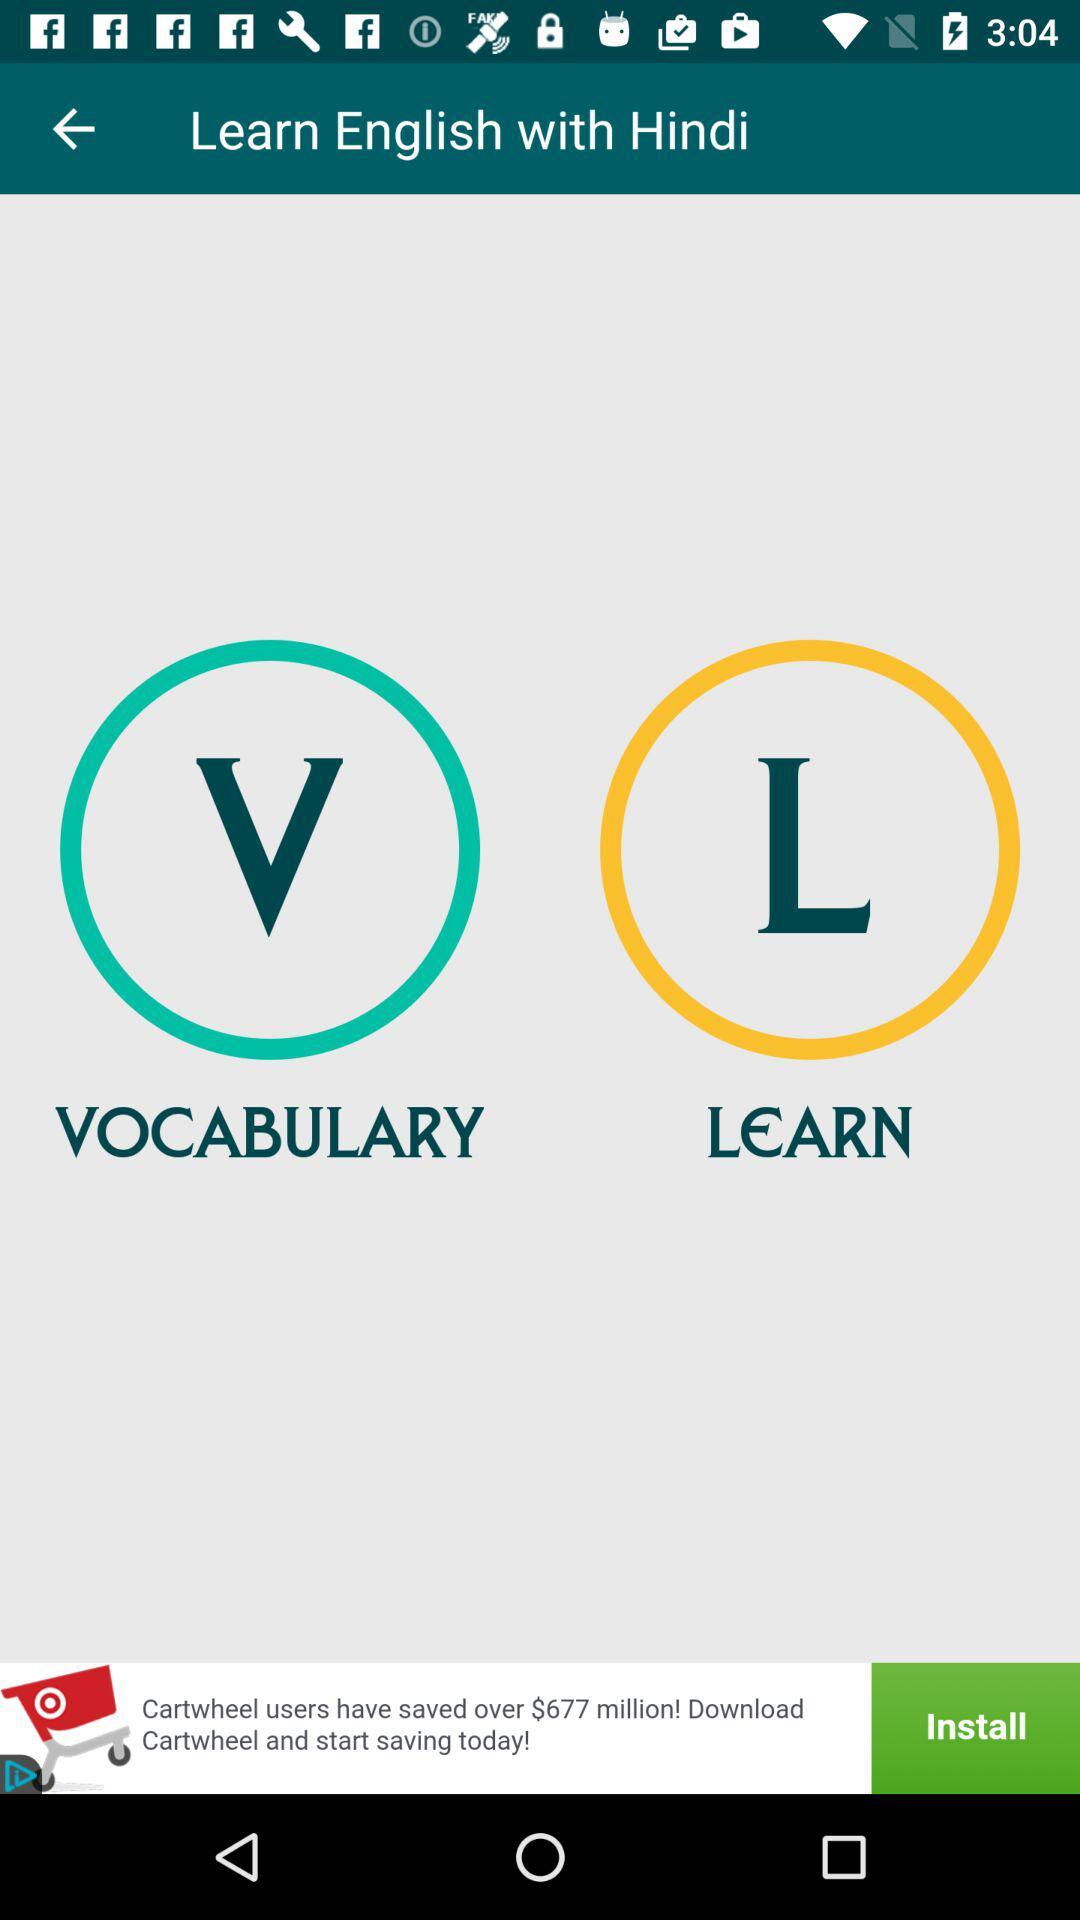 The image size is (1080, 1920). I want to click on advertisement, so click(540, 1727).